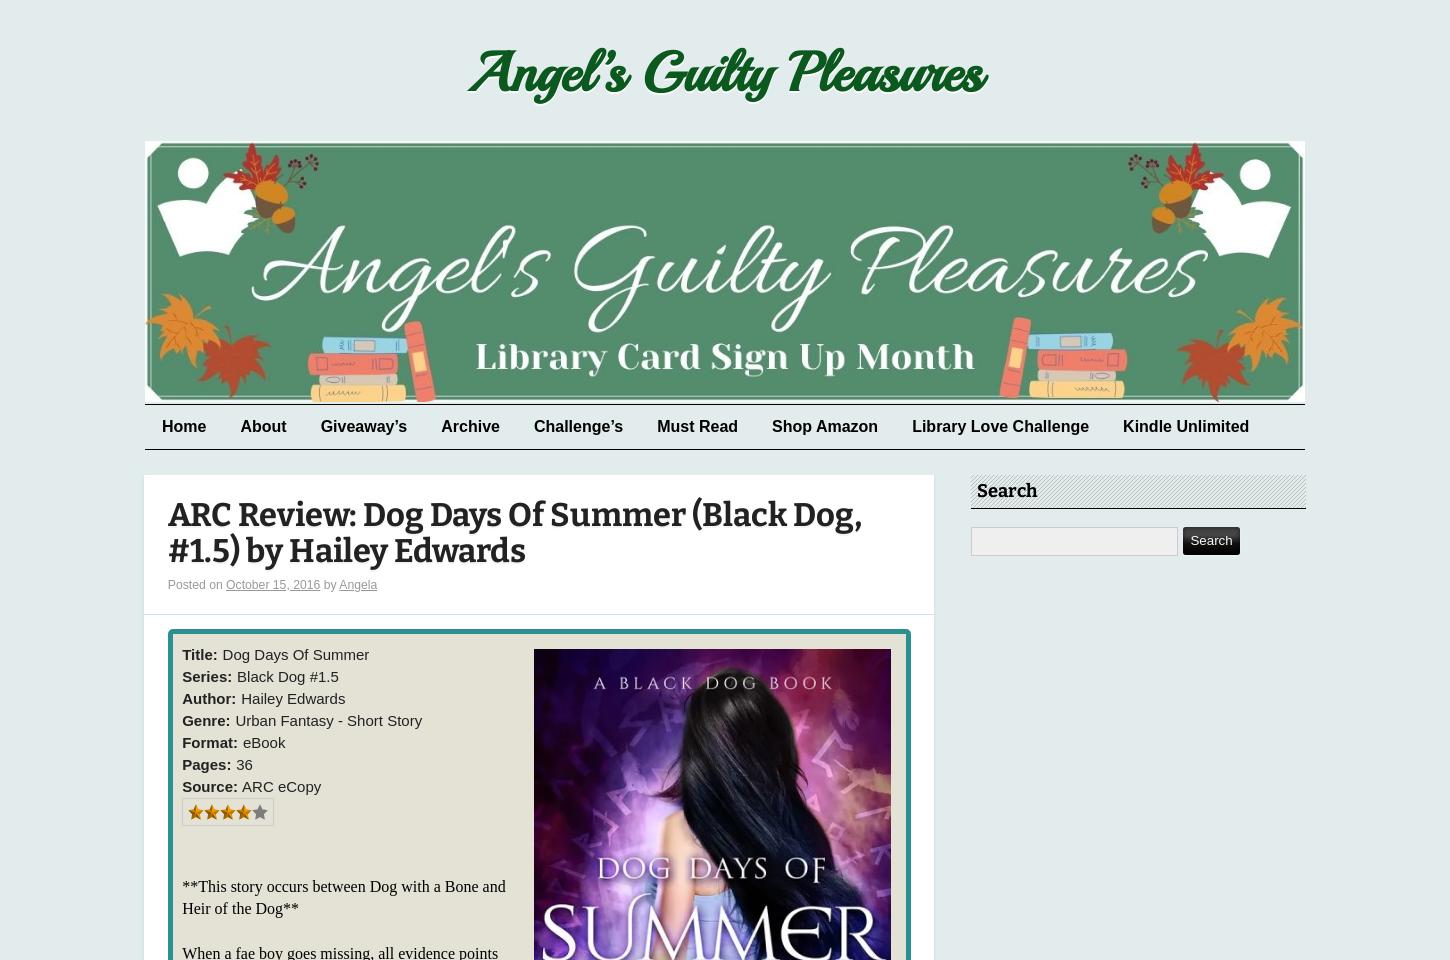 This screenshot has height=960, width=1450. Describe the element at coordinates (295, 652) in the screenshot. I see `'Dog Days Of Summer'` at that location.